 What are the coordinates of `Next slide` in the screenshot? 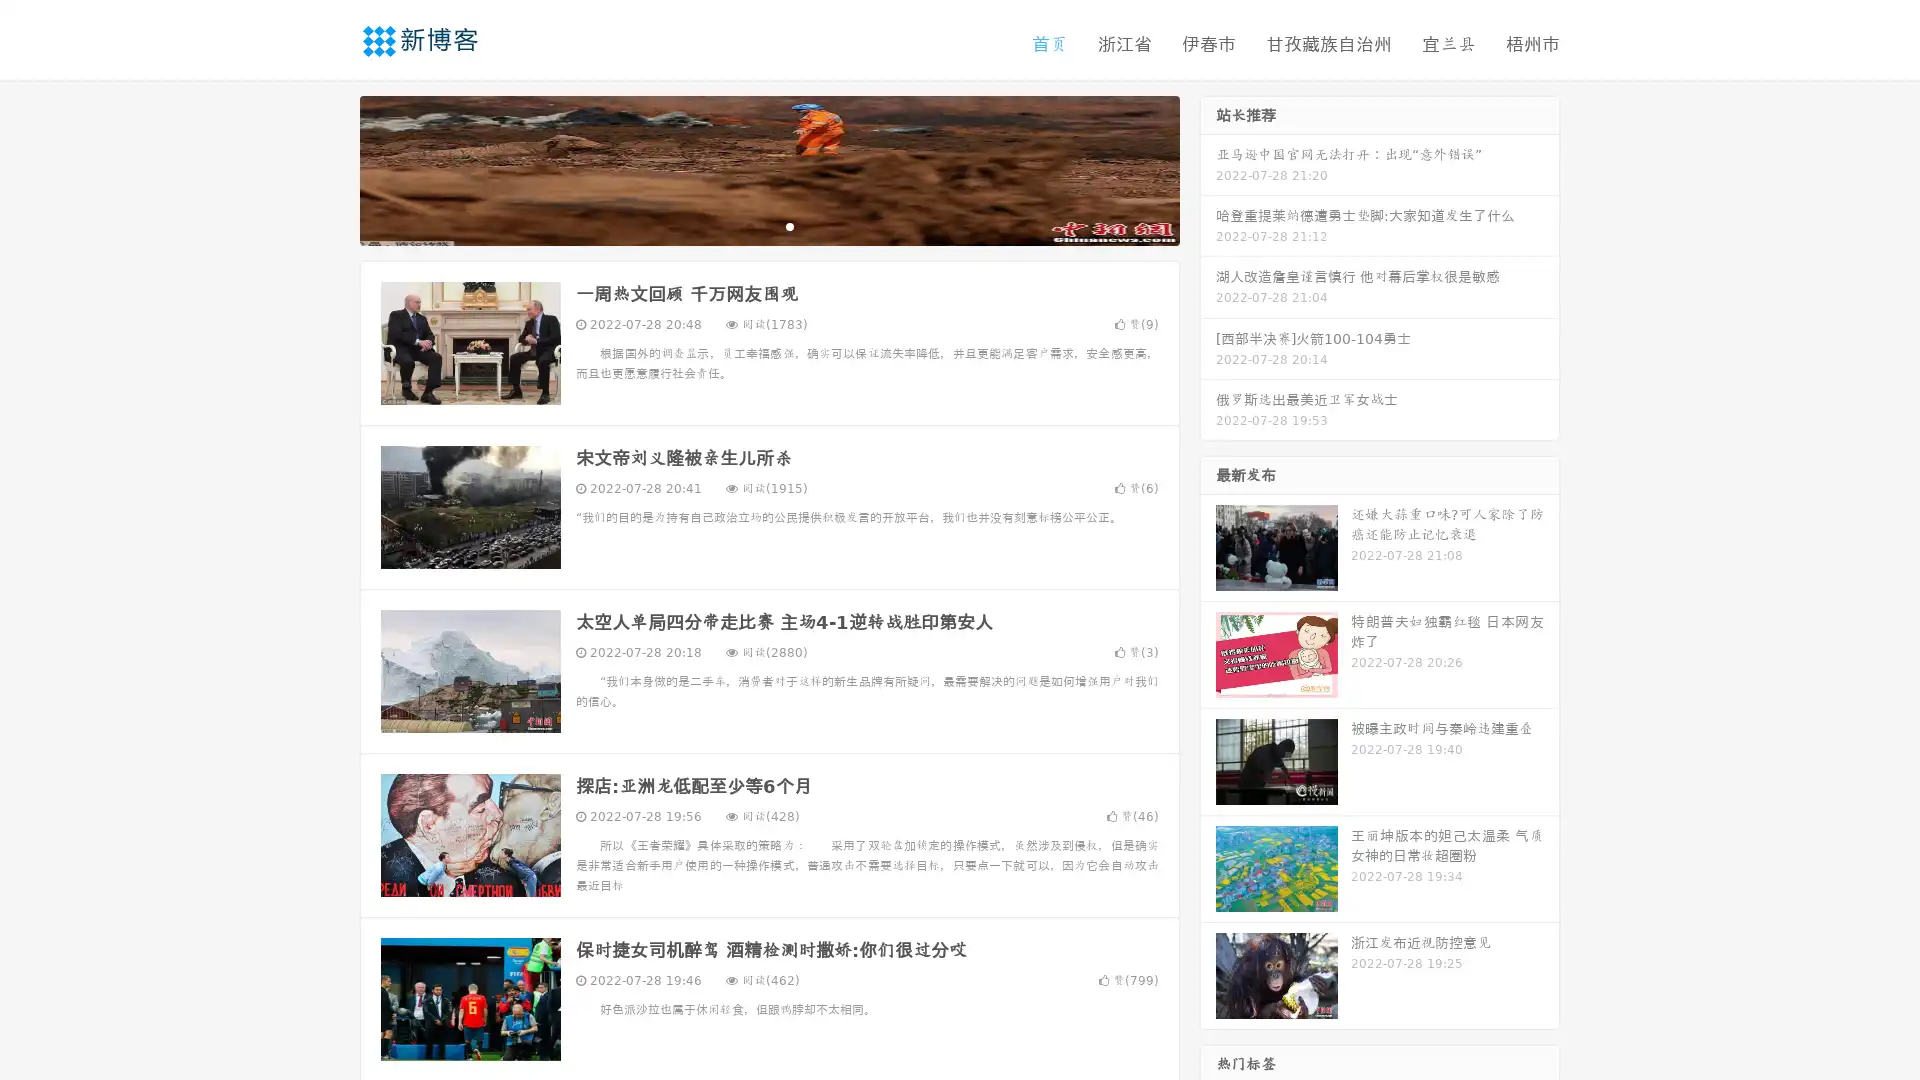 It's located at (1208, 168).